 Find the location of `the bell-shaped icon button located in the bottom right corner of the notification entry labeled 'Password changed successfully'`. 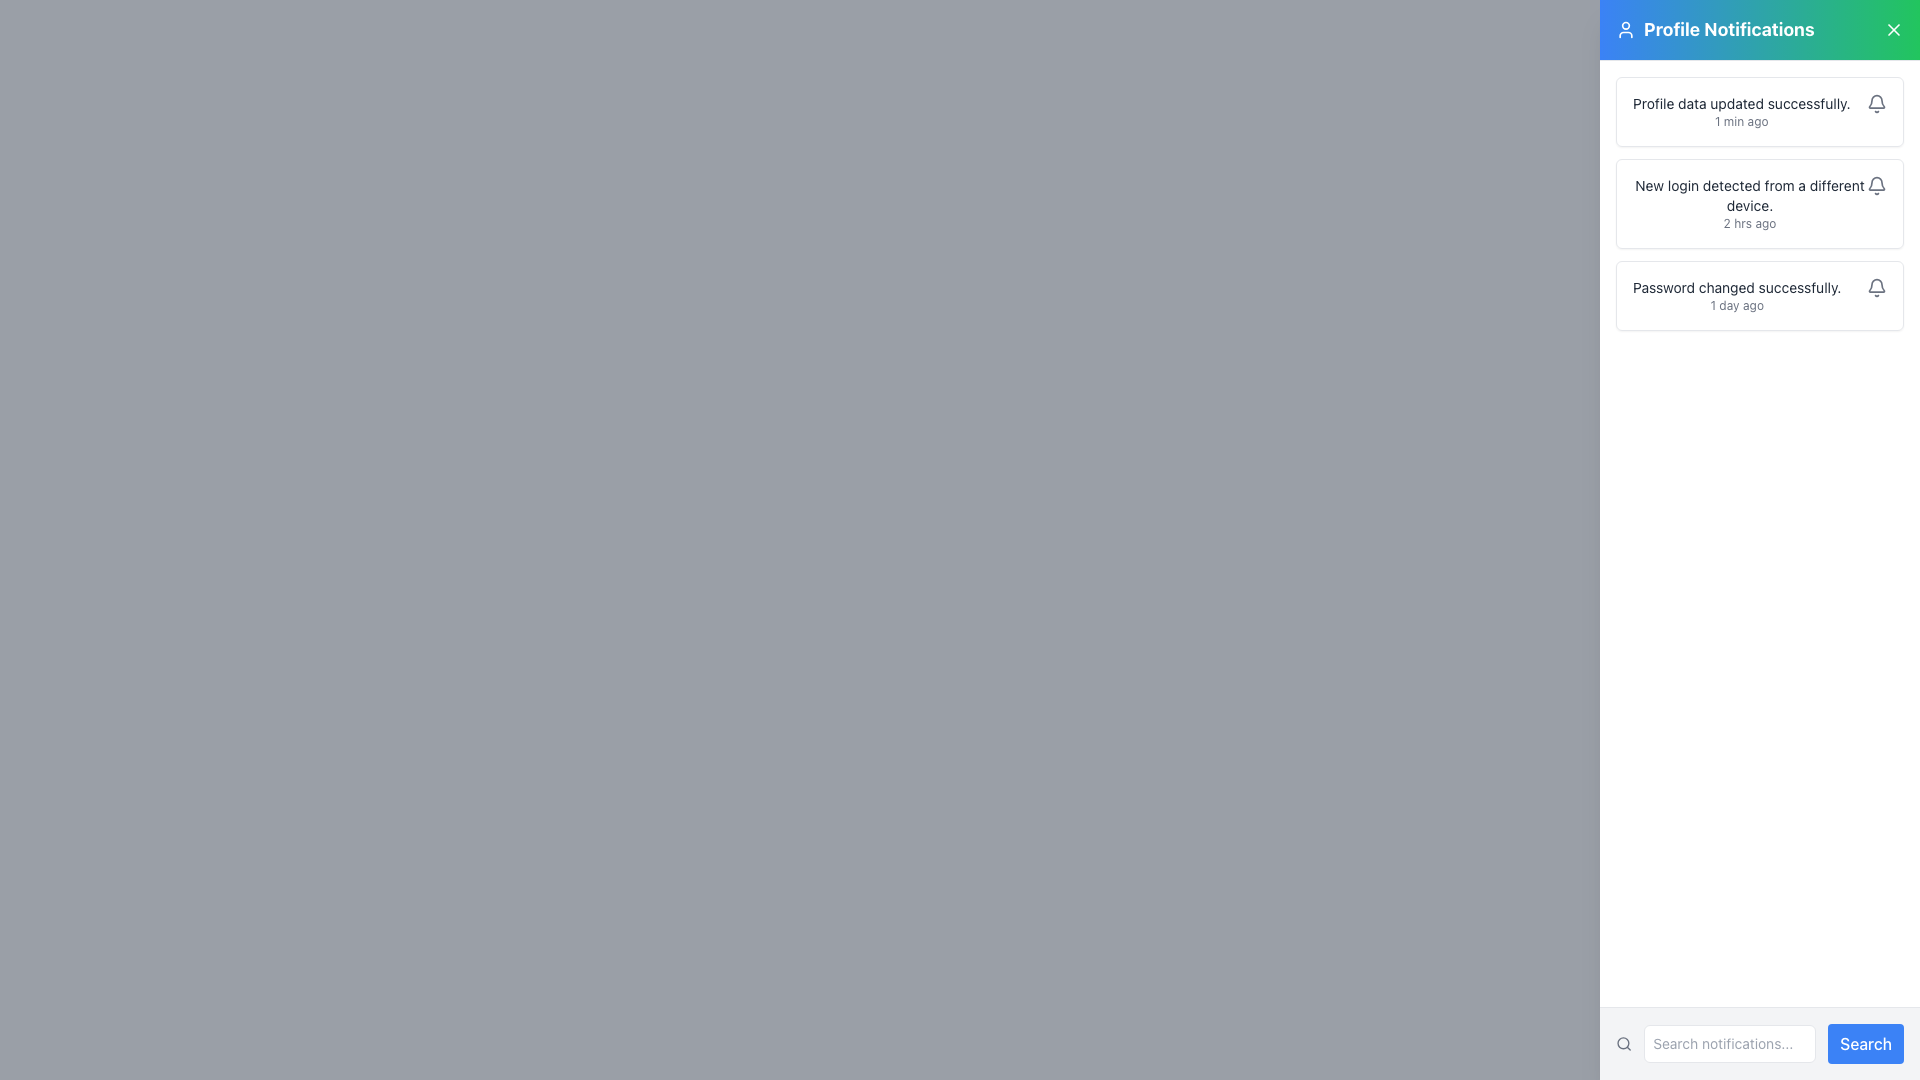

the bell-shaped icon button located in the bottom right corner of the notification entry labeled 'Password changed successfully' is located at coordinates (1875, 288).